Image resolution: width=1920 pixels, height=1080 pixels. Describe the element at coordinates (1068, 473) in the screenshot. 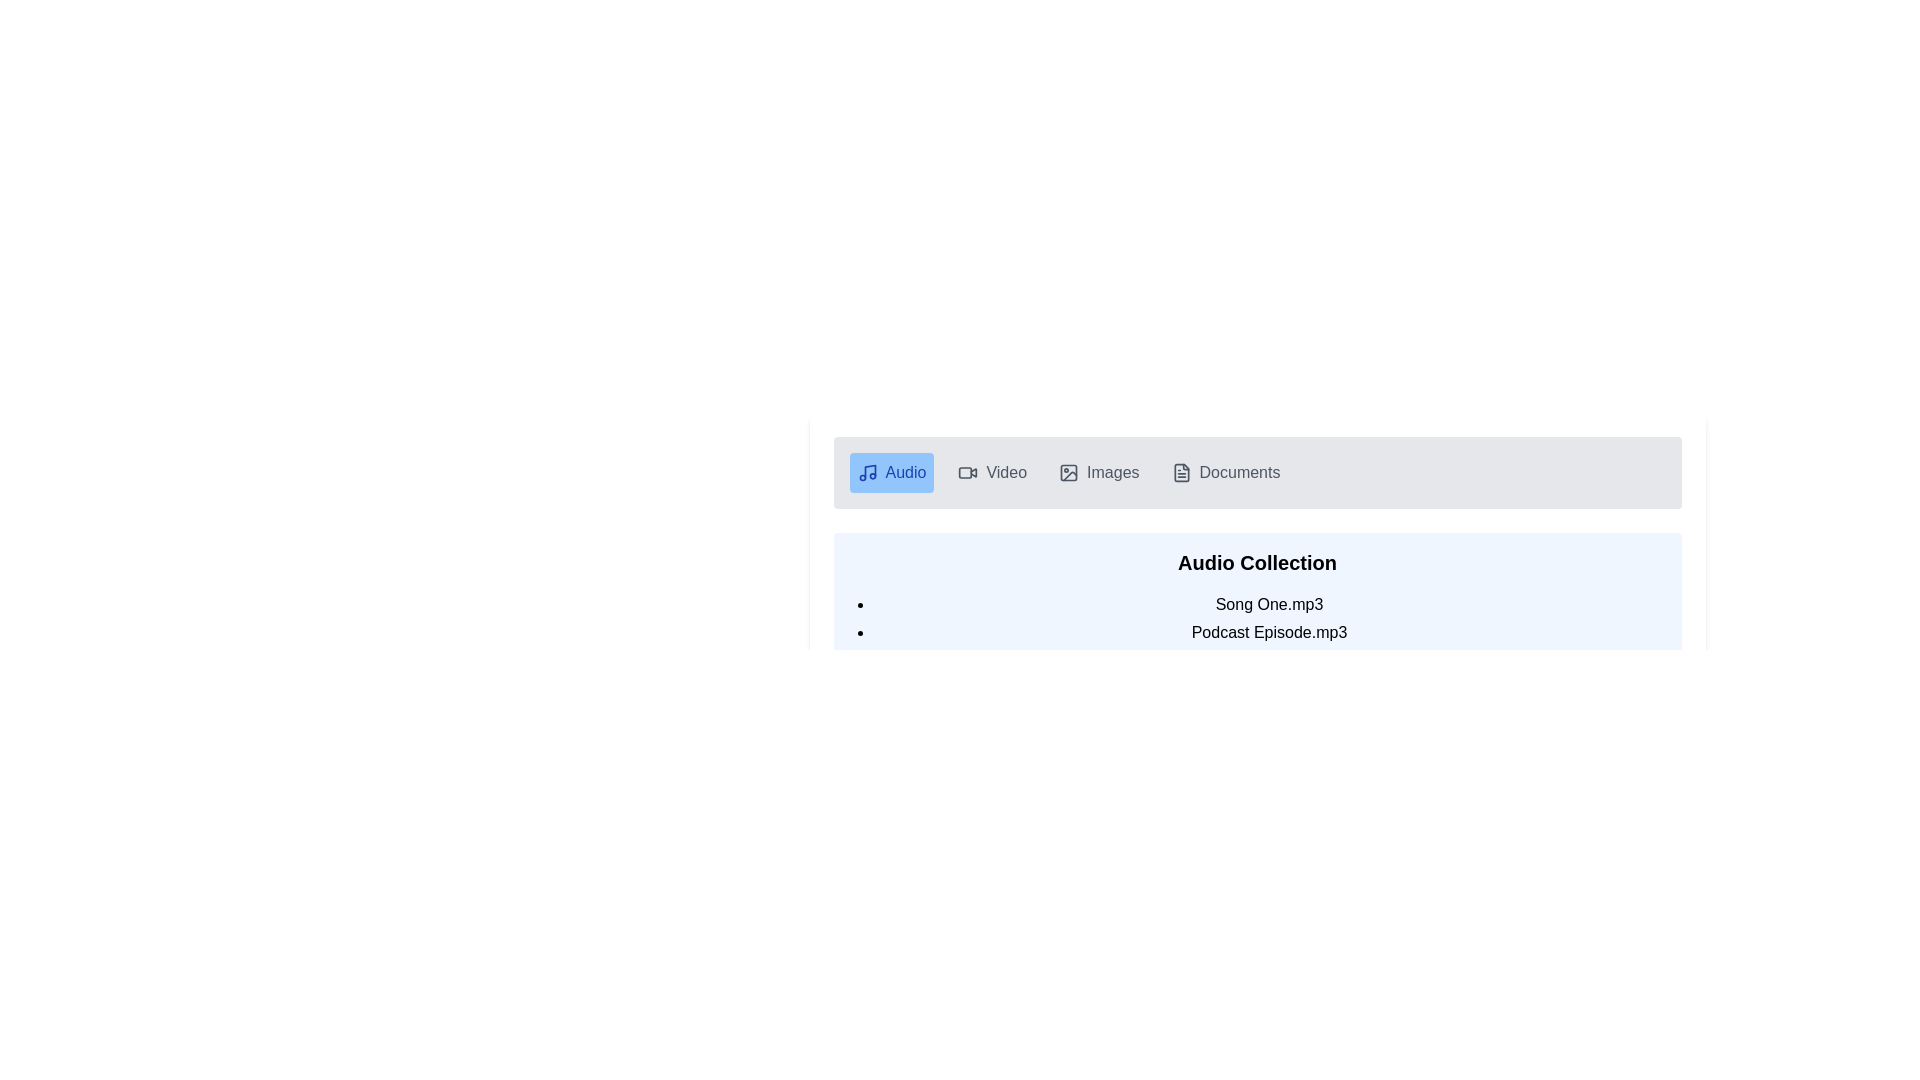

I see `the SVG icon representing the 'Images' section in the navigation bar, which features a rectangle with rounded corners and a circular shape` at that location.